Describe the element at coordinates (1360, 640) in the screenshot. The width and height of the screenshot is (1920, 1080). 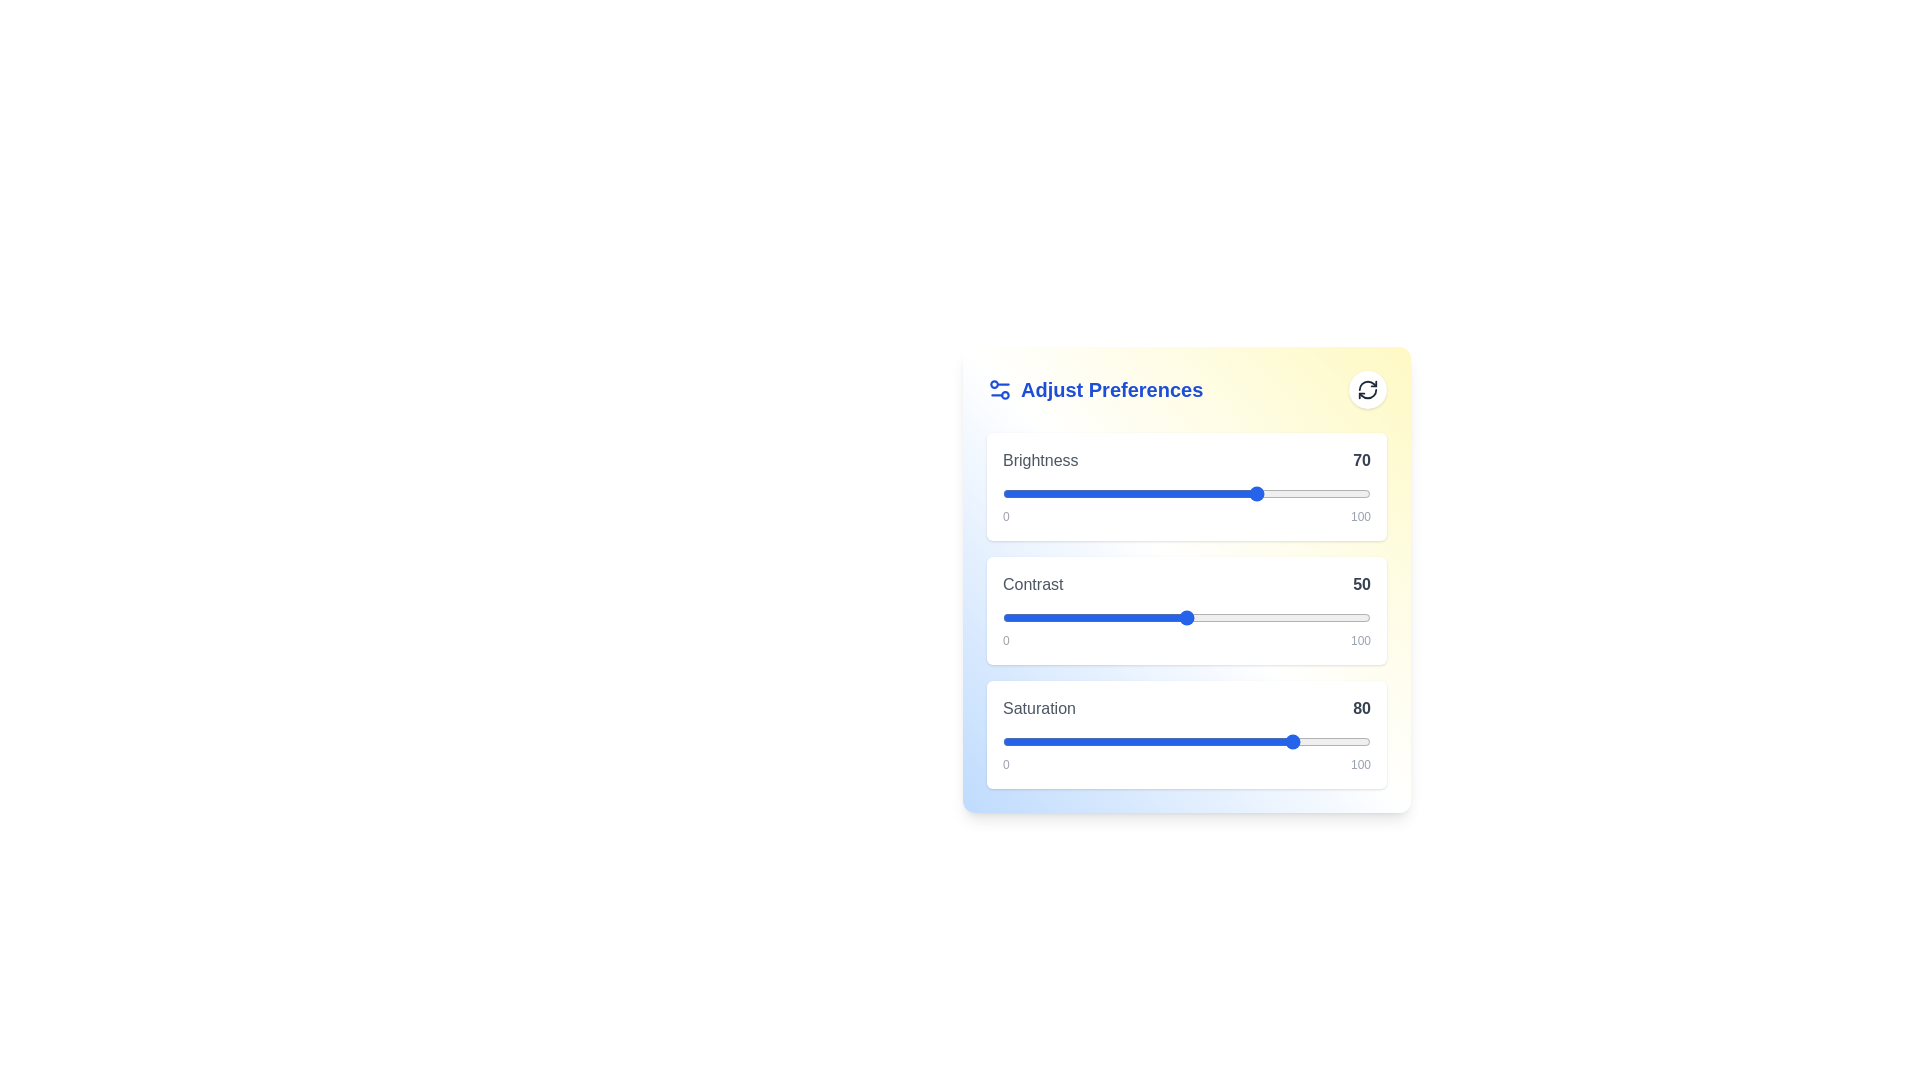
I see `the text label displaying the number '100,' which is in a light gray font on the far-right side of the 'Contrast' slider in the 'Adjust Preferences' panel` at that location.